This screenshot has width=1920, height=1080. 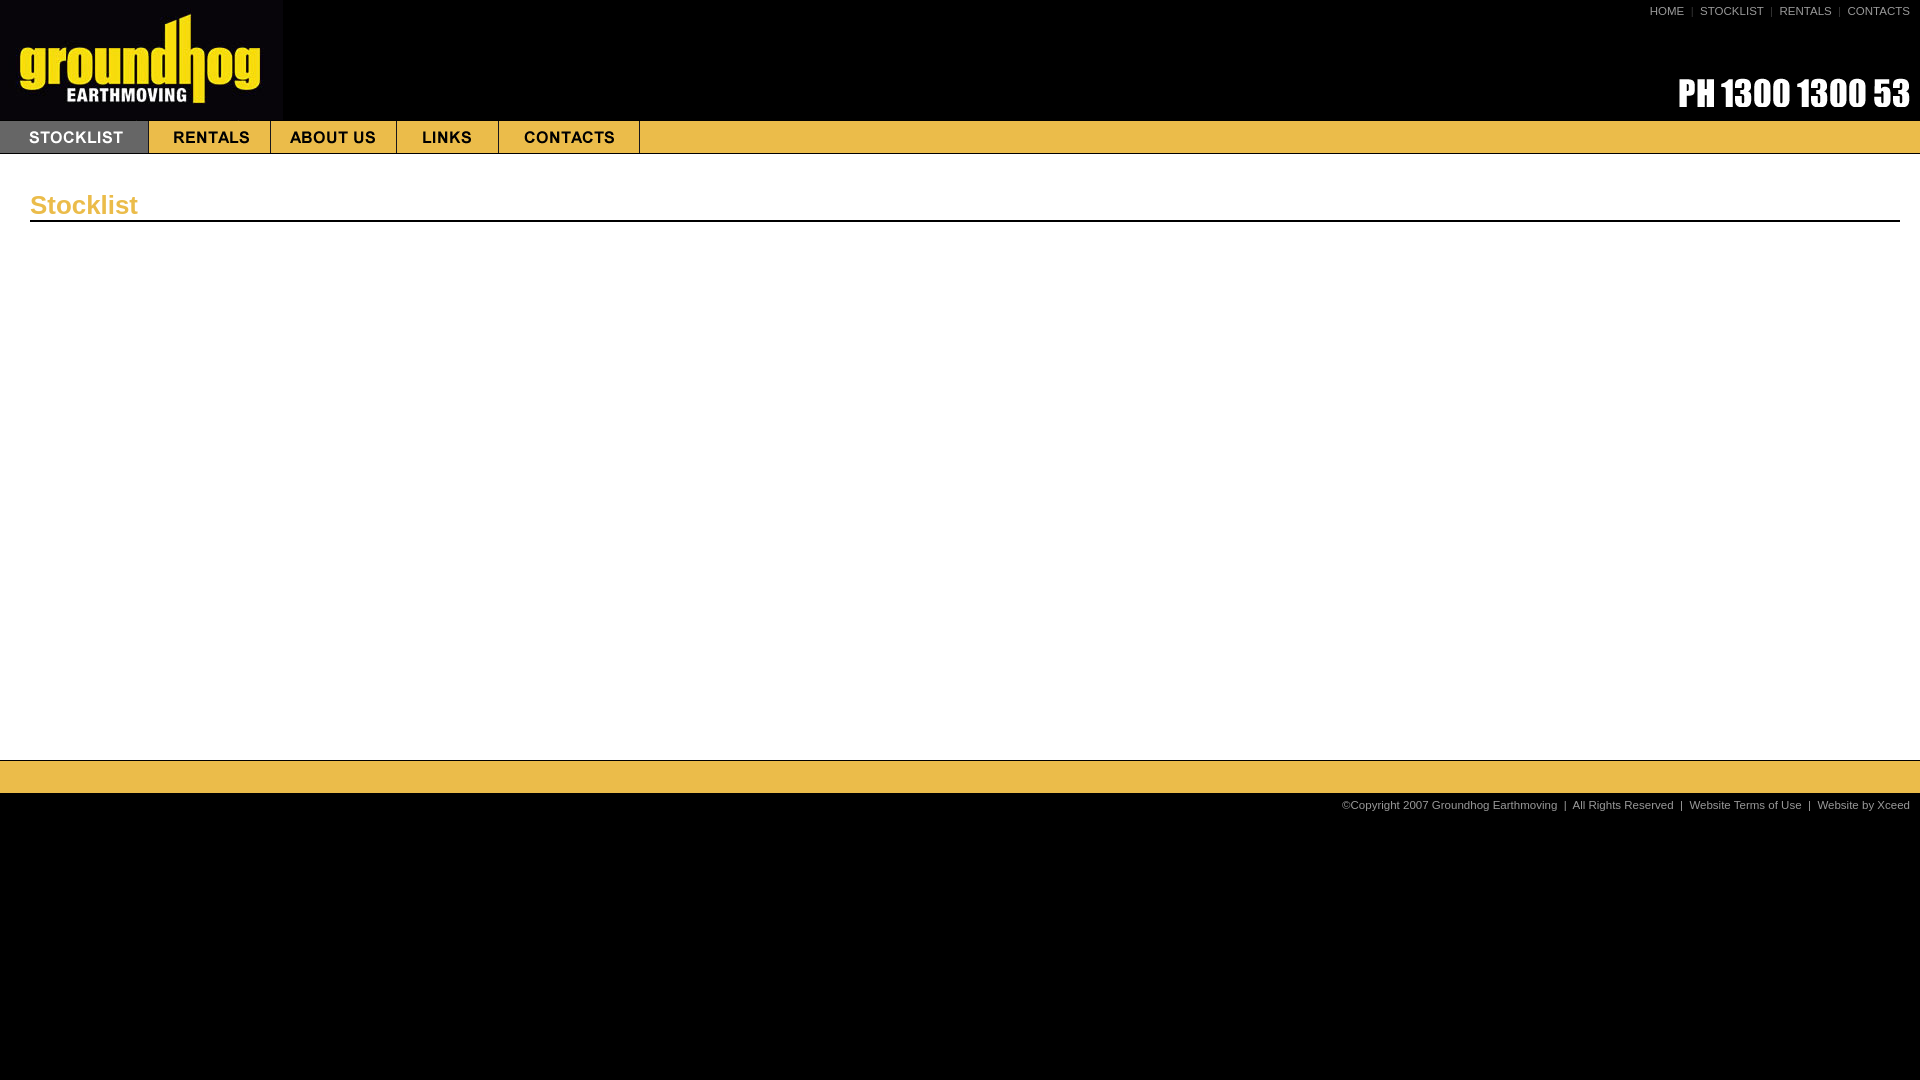 What do you see at coordinates (147, 146) in the screenshot?
I see `'RENTALS'` at bounding box center [147, 146].